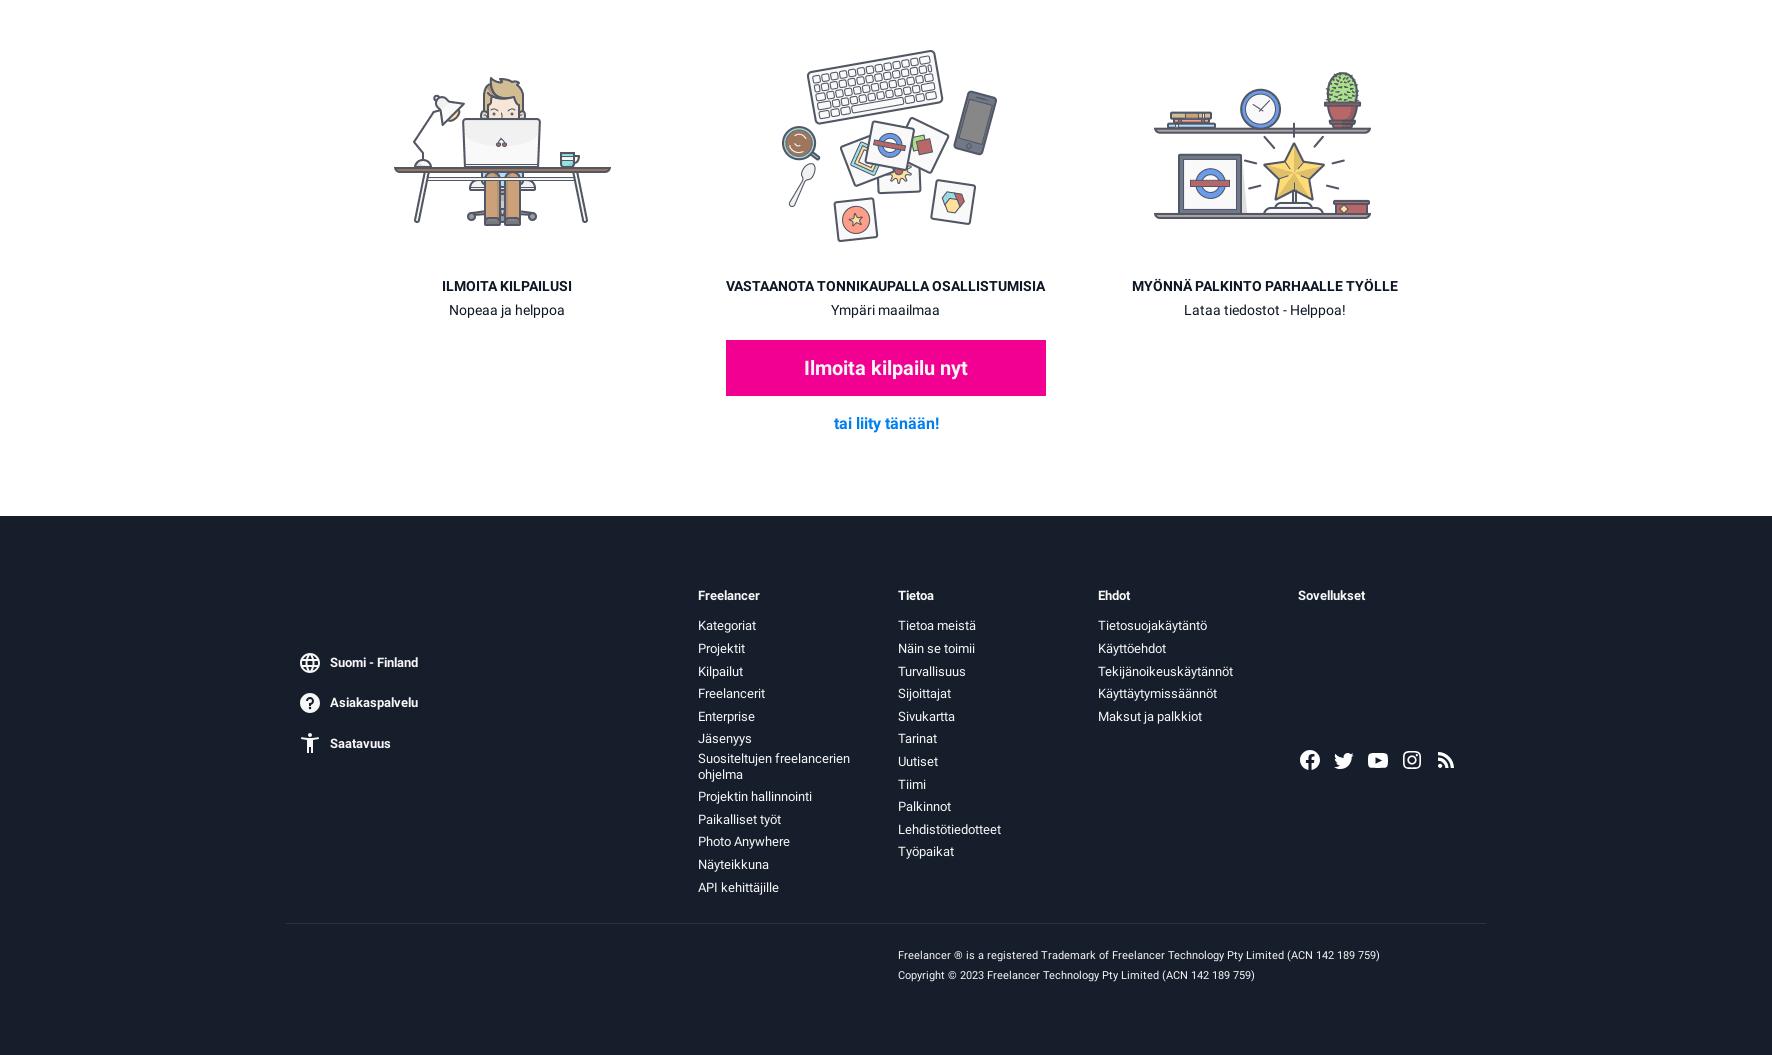 The width and height of the screenshot is (1772, 1055). I want to click on 'Näyteikkuna', so click(732, 863).